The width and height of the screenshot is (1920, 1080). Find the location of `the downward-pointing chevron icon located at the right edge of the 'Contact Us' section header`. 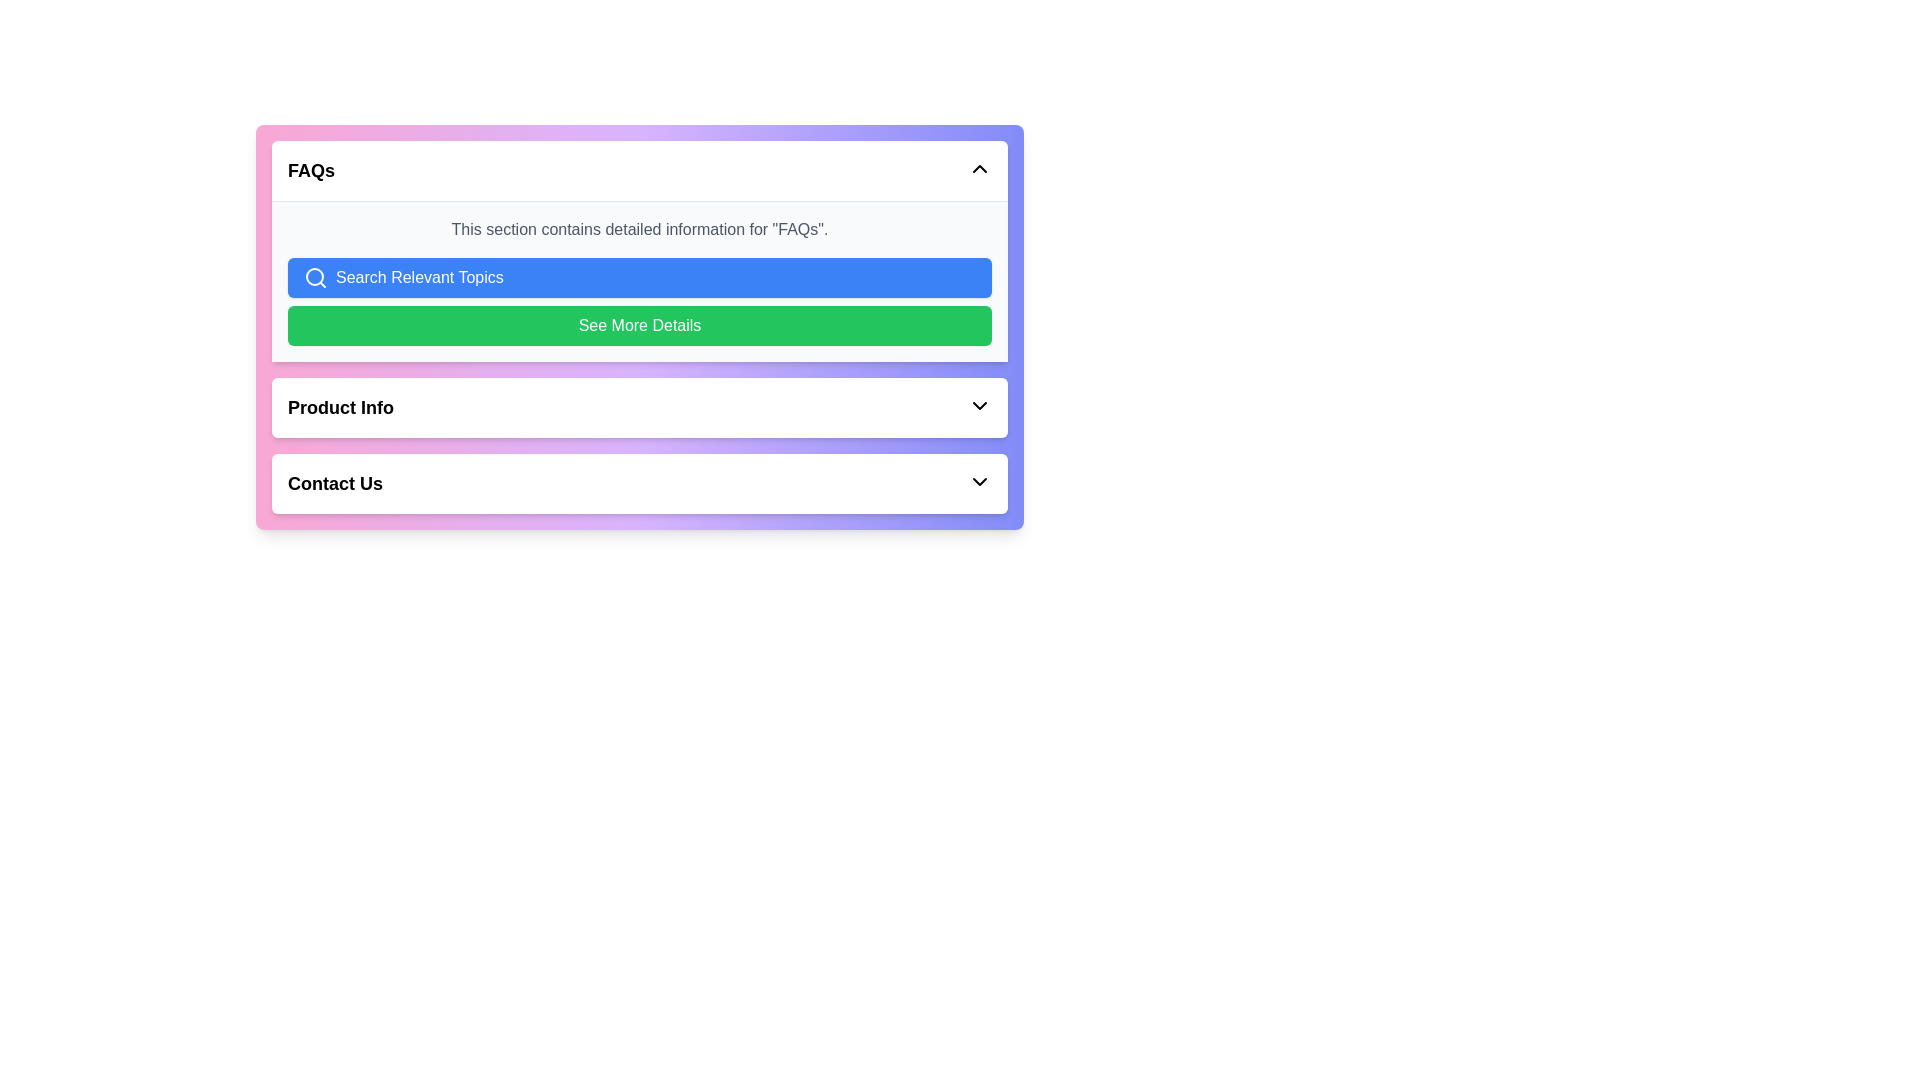

the downward-pointing chevron icon located at the right edge of the 'Contact Us' section header is located at coordinates (979, 482).